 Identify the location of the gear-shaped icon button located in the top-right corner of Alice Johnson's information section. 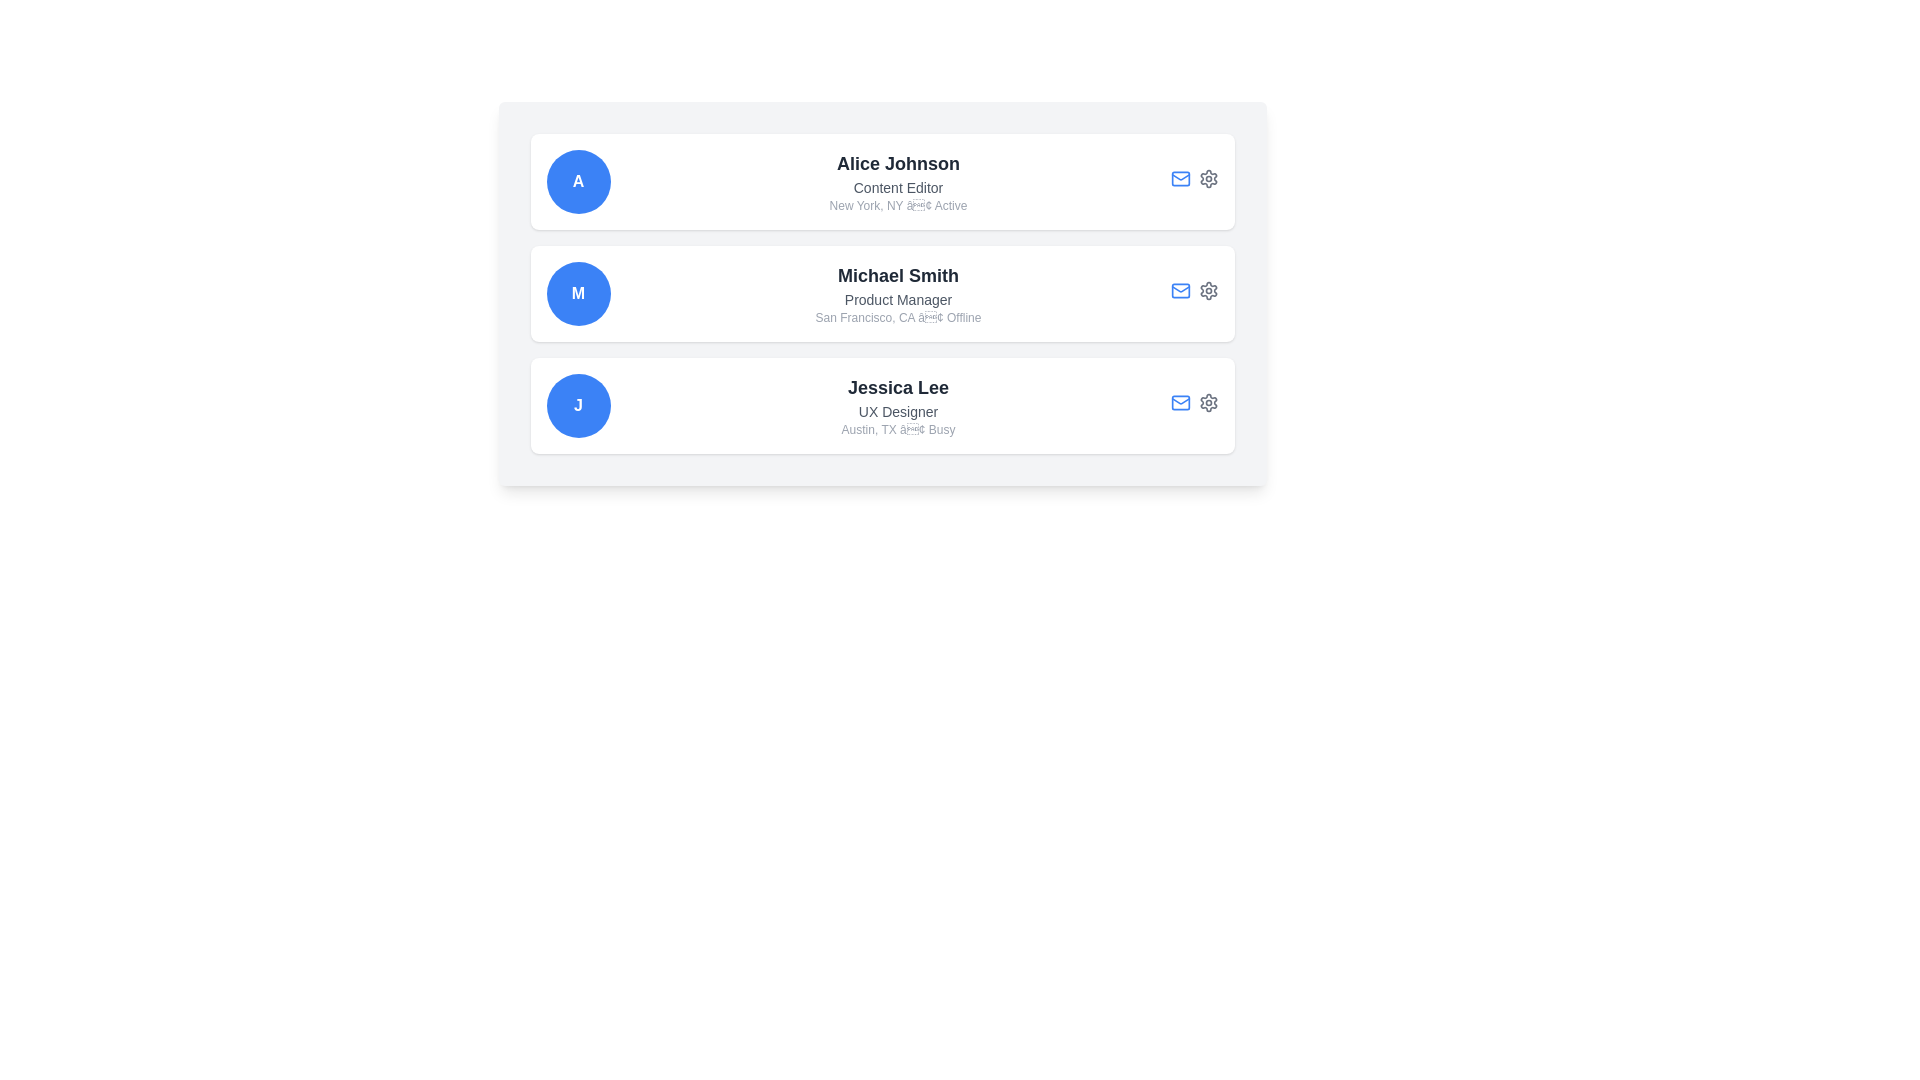
(1207, 177).